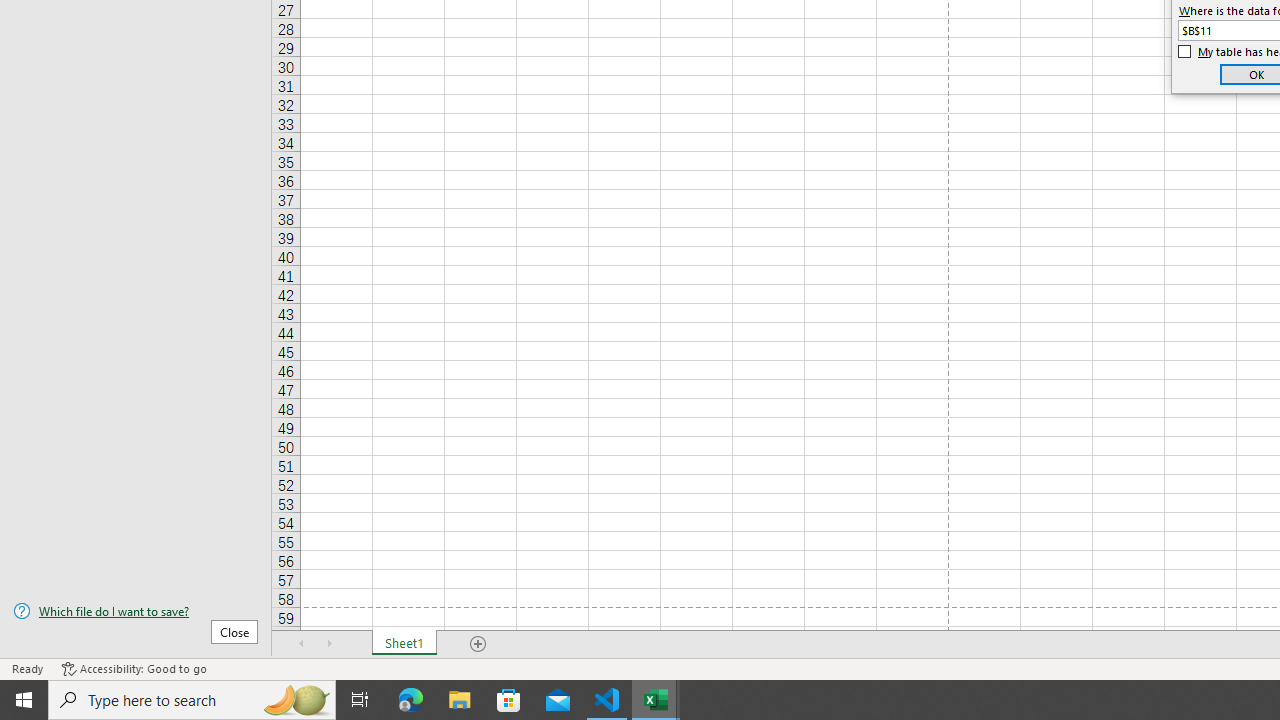 The width and height of the screenshot is (1280, 720). Describe the element at coordinates (403, 644) in the screenshot. I see `'Sheet1'` at that location.